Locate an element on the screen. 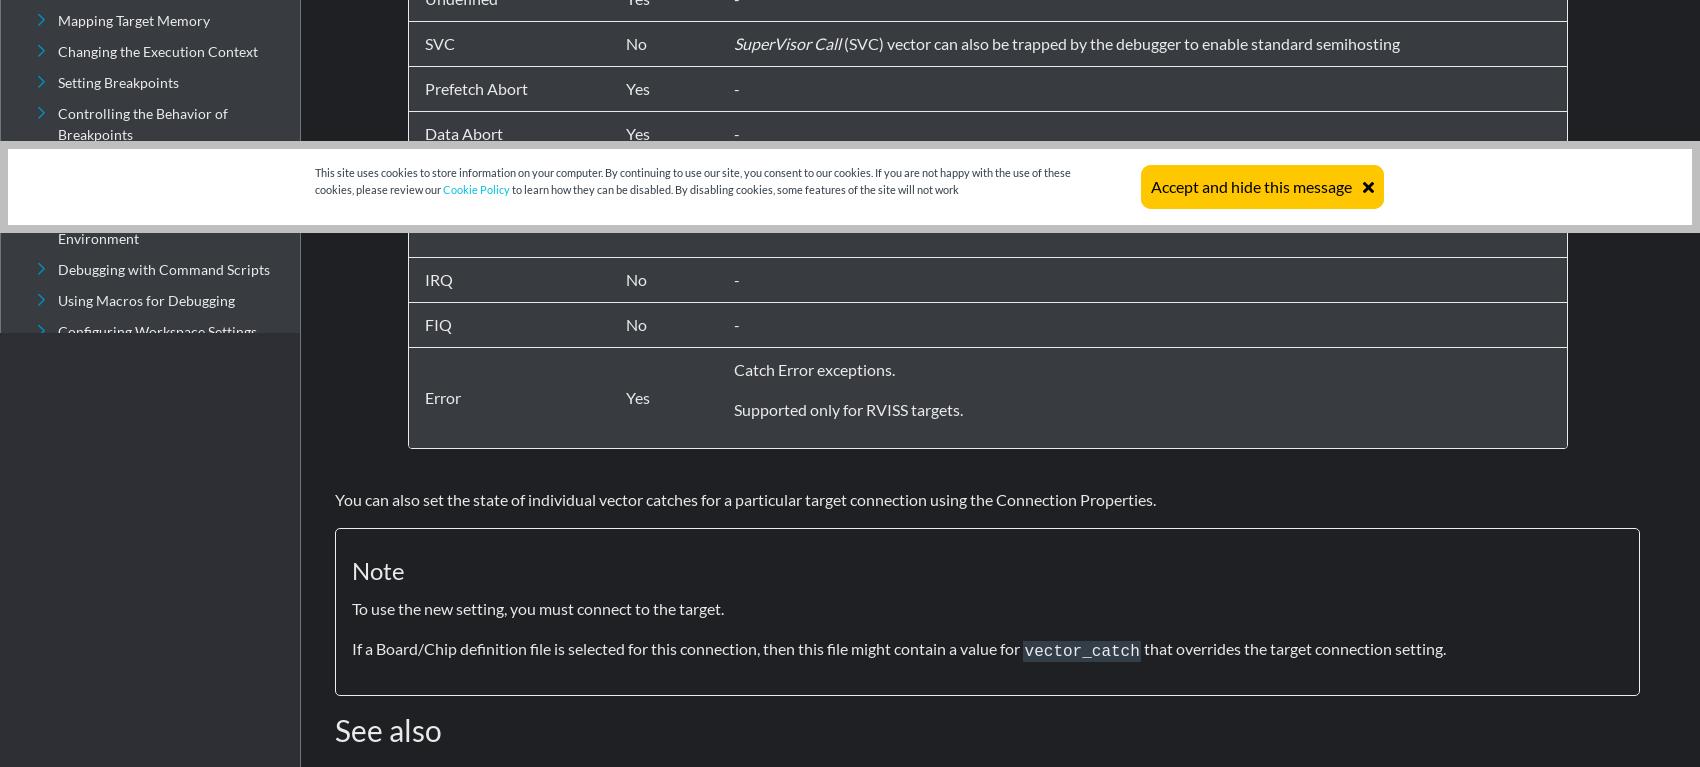  'Supported only for RVISS targets.' is located at coordinates (847, 408).